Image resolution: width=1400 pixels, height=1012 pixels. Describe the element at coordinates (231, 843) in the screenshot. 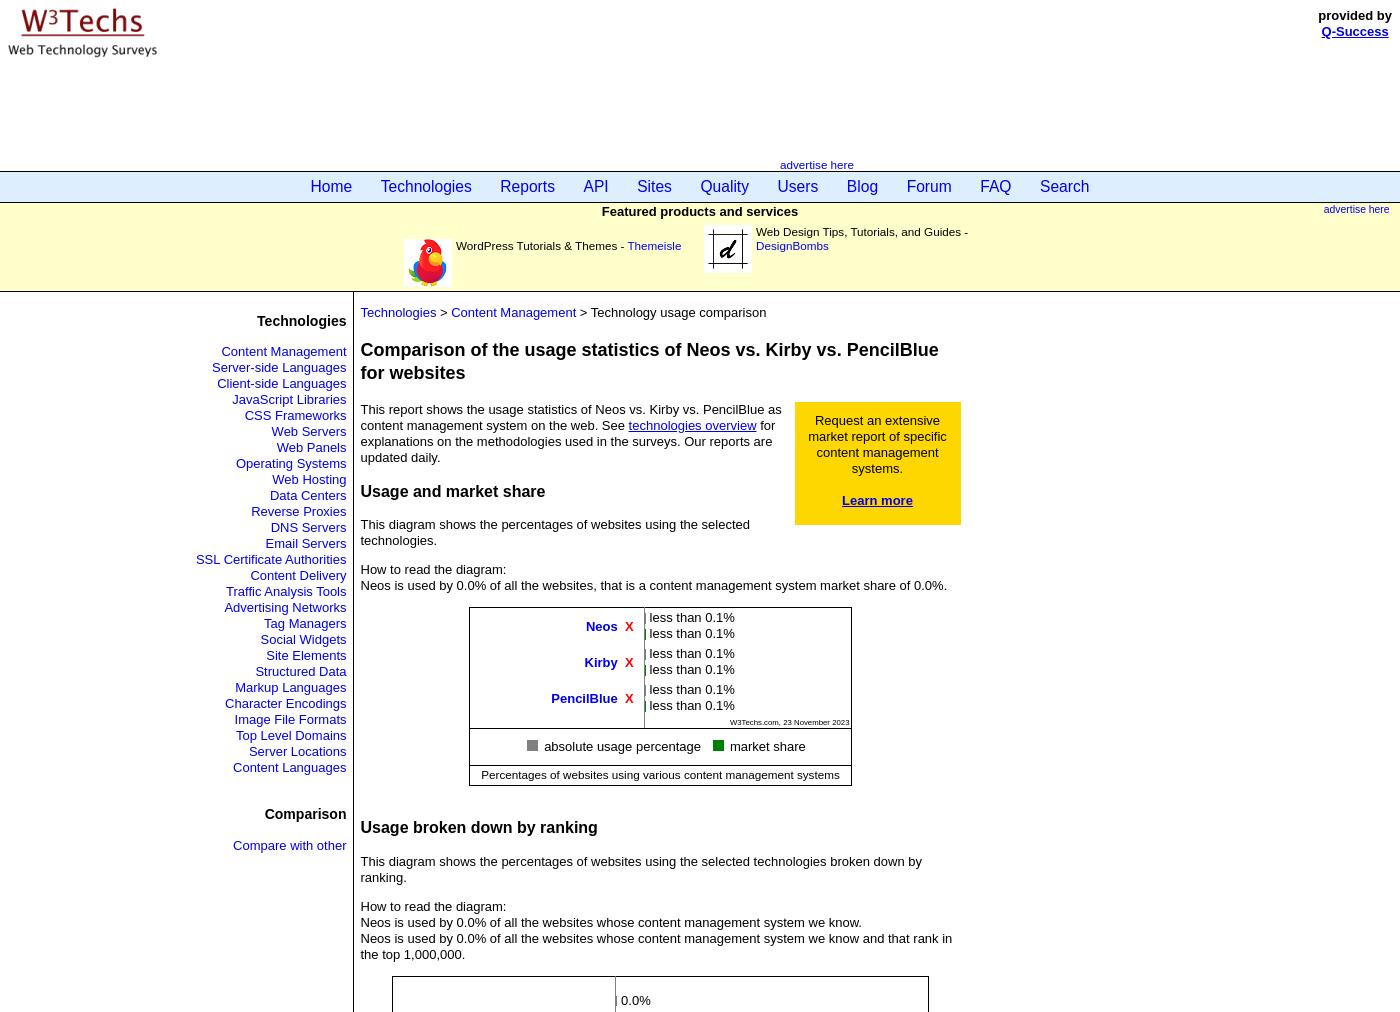

I see `'Compare with other'` at that location.